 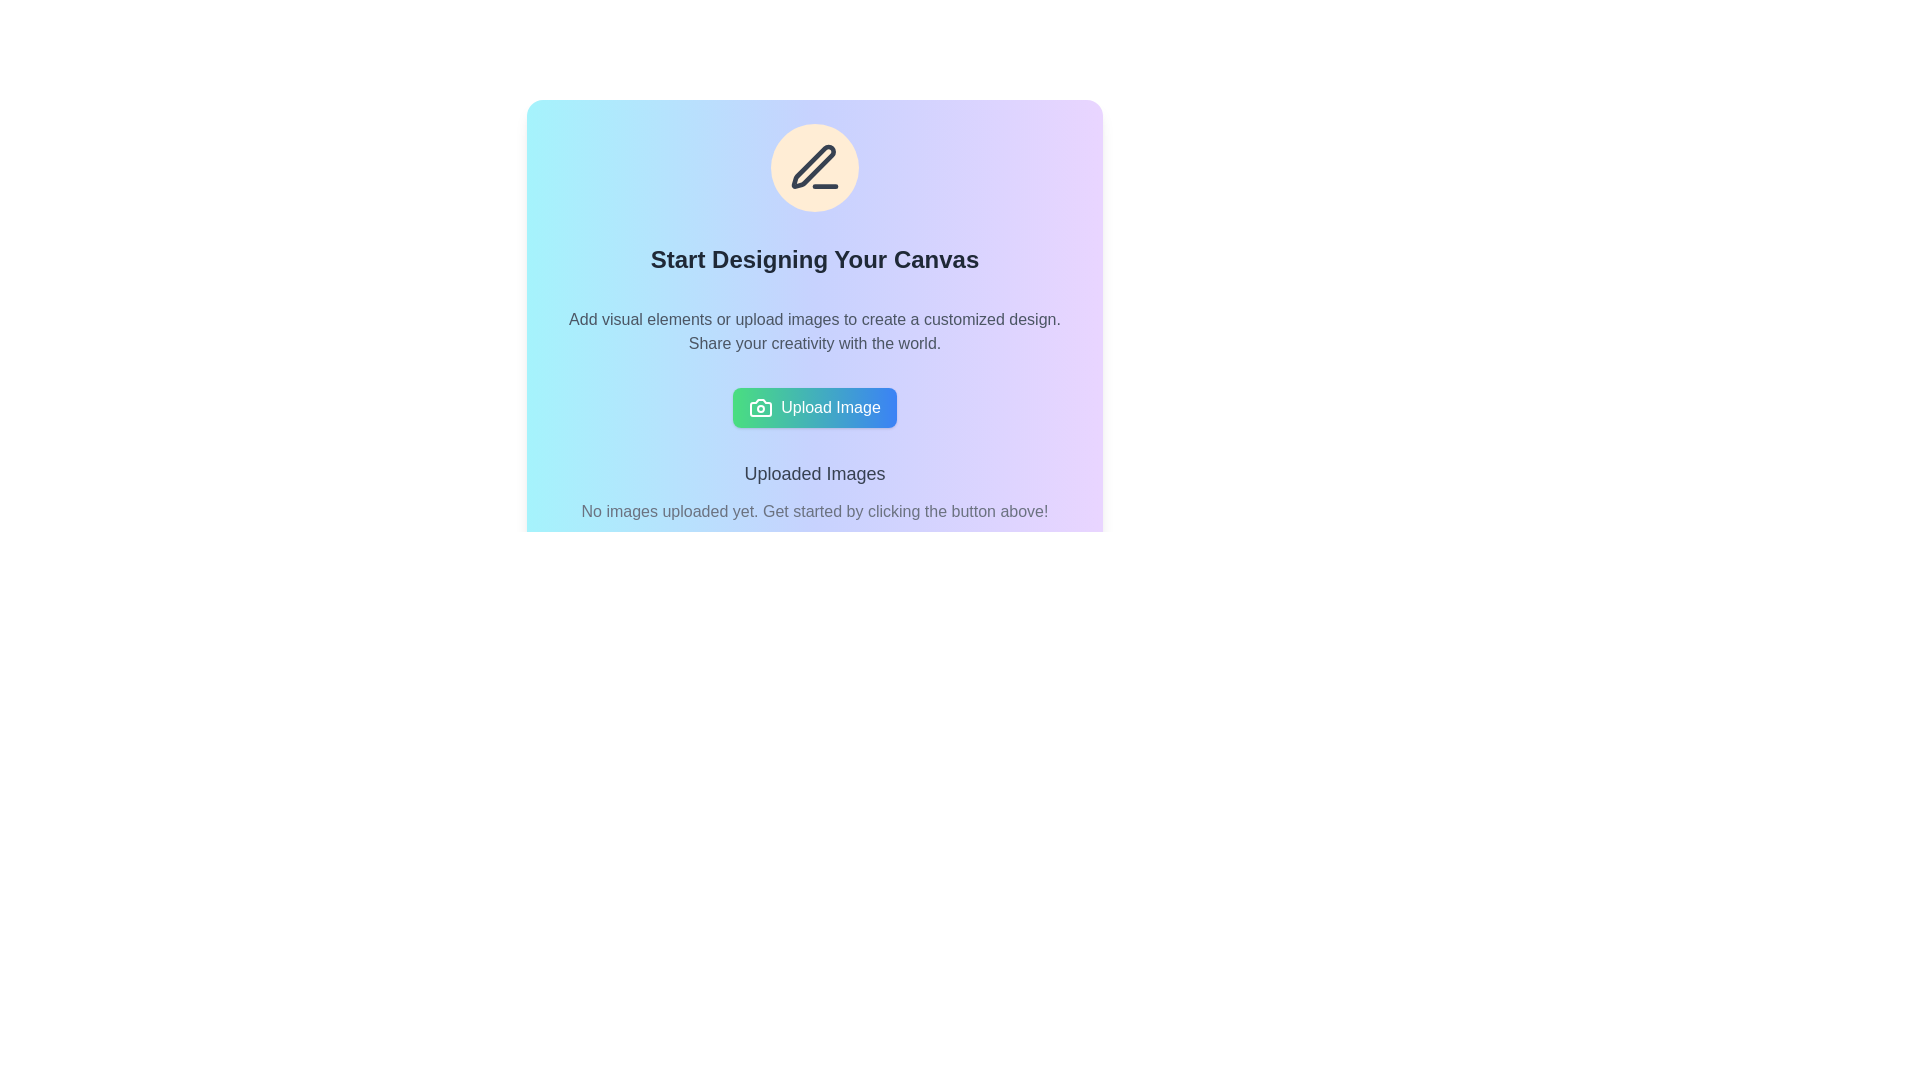 What do you see at coordinates (760, 407) in the screenshot?
I see `the 'Upload Image' button, which is visually reinforced by the Decorative Icon (camera icon) located on the left side of the button` at bounding box center [760, 407].